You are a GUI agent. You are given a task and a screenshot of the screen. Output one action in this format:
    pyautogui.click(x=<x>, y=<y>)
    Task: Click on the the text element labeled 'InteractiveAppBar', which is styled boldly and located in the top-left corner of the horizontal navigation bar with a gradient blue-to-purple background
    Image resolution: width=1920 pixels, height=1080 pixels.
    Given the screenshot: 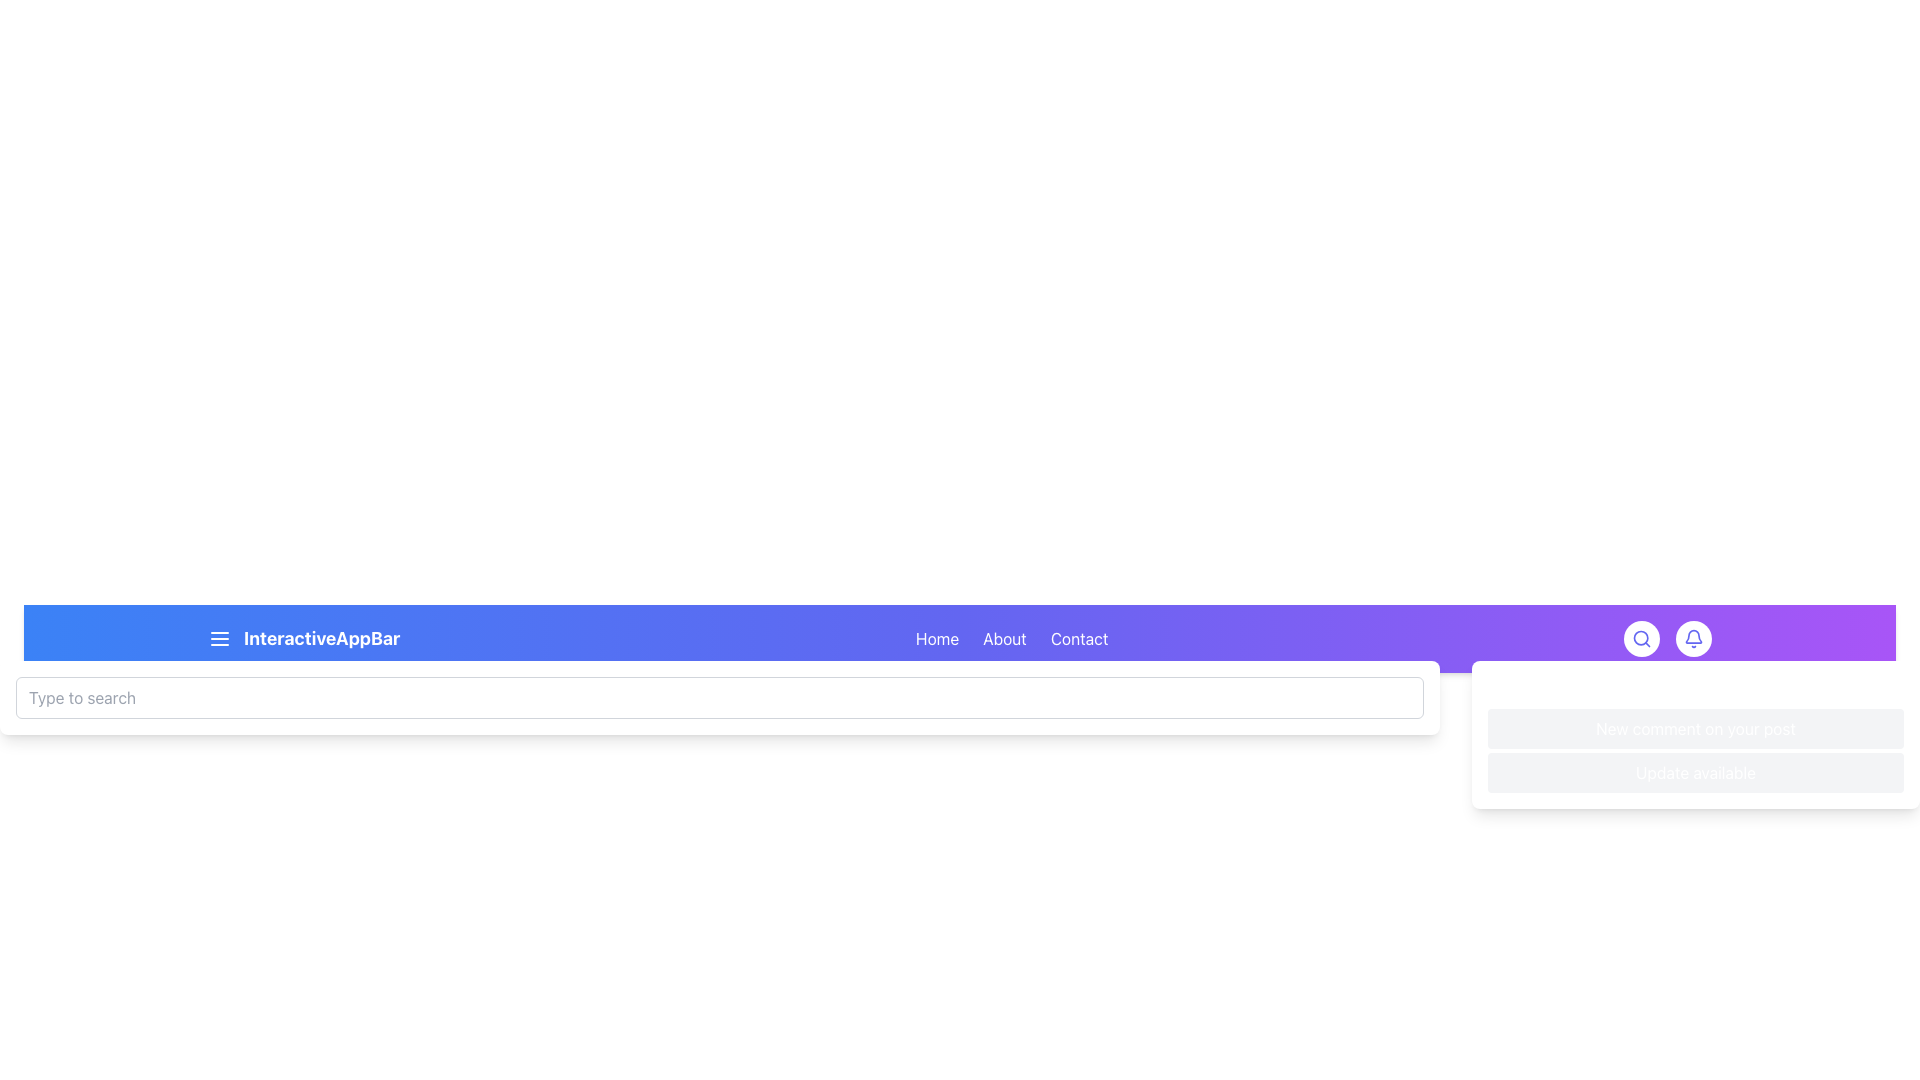 What is the action you would take?
    pyautogui.click(x=303, y=639)
    